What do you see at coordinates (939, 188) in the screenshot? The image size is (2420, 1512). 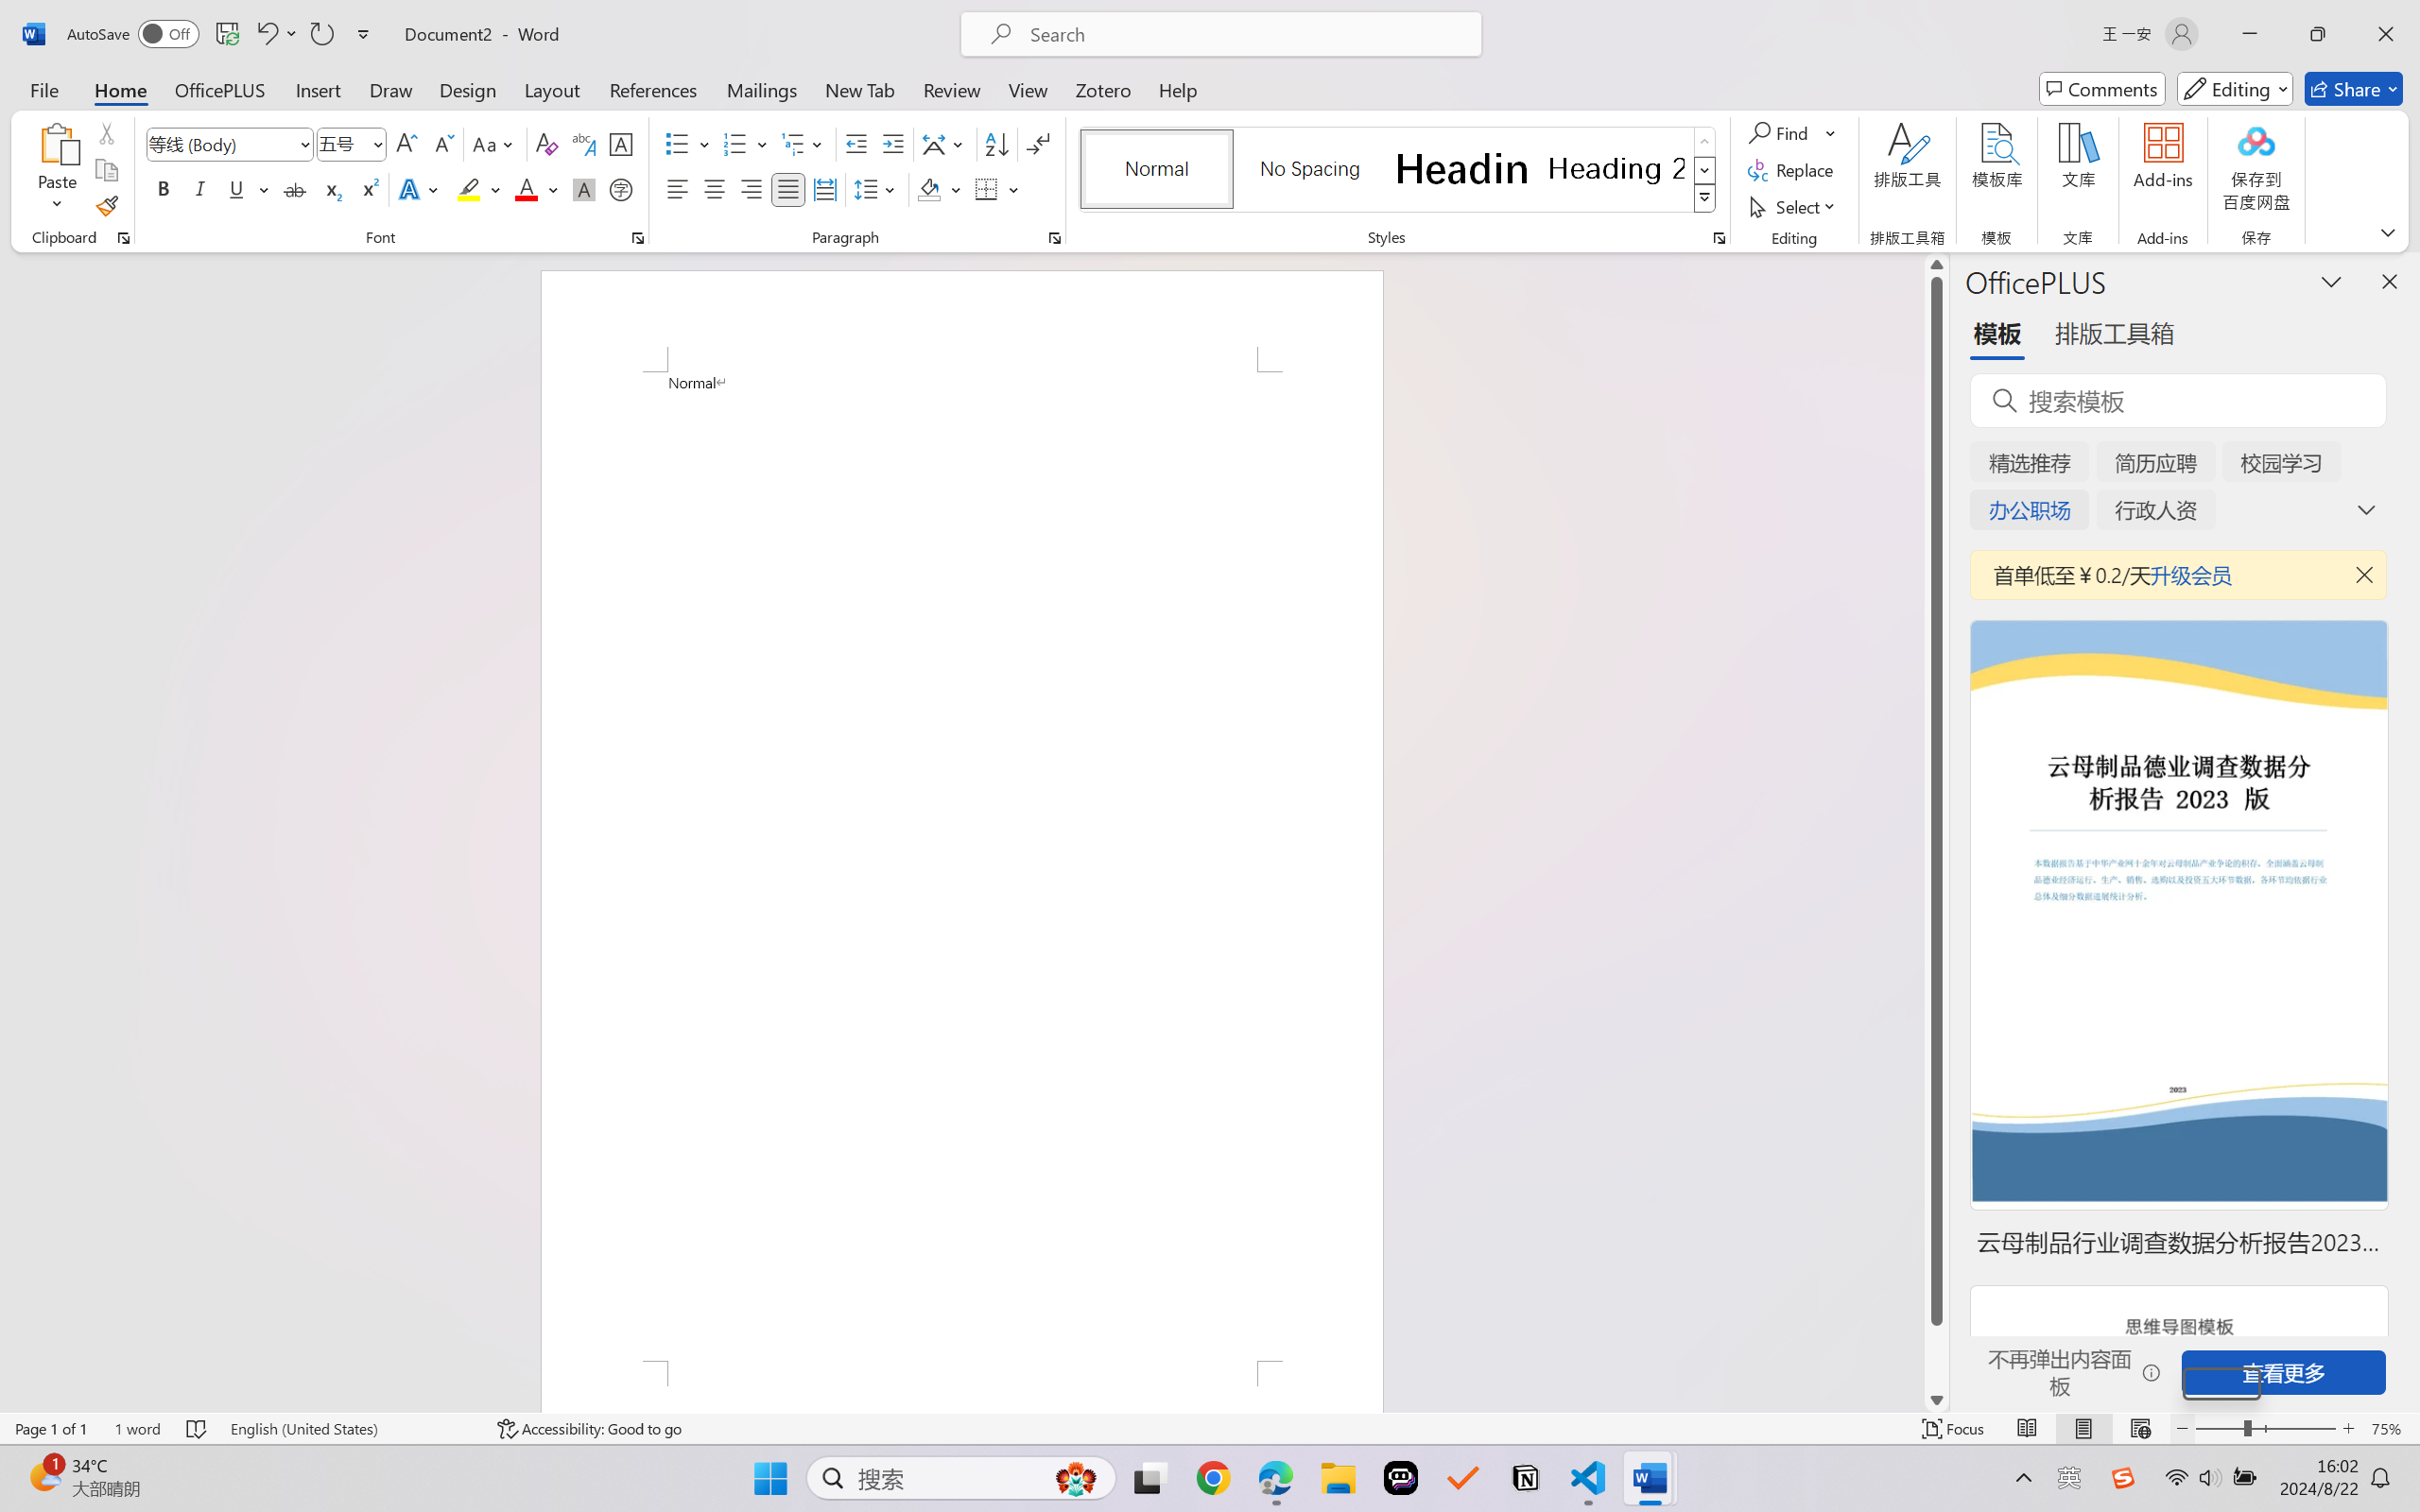 I see `'Shading'` at bounding box center [939, 188].